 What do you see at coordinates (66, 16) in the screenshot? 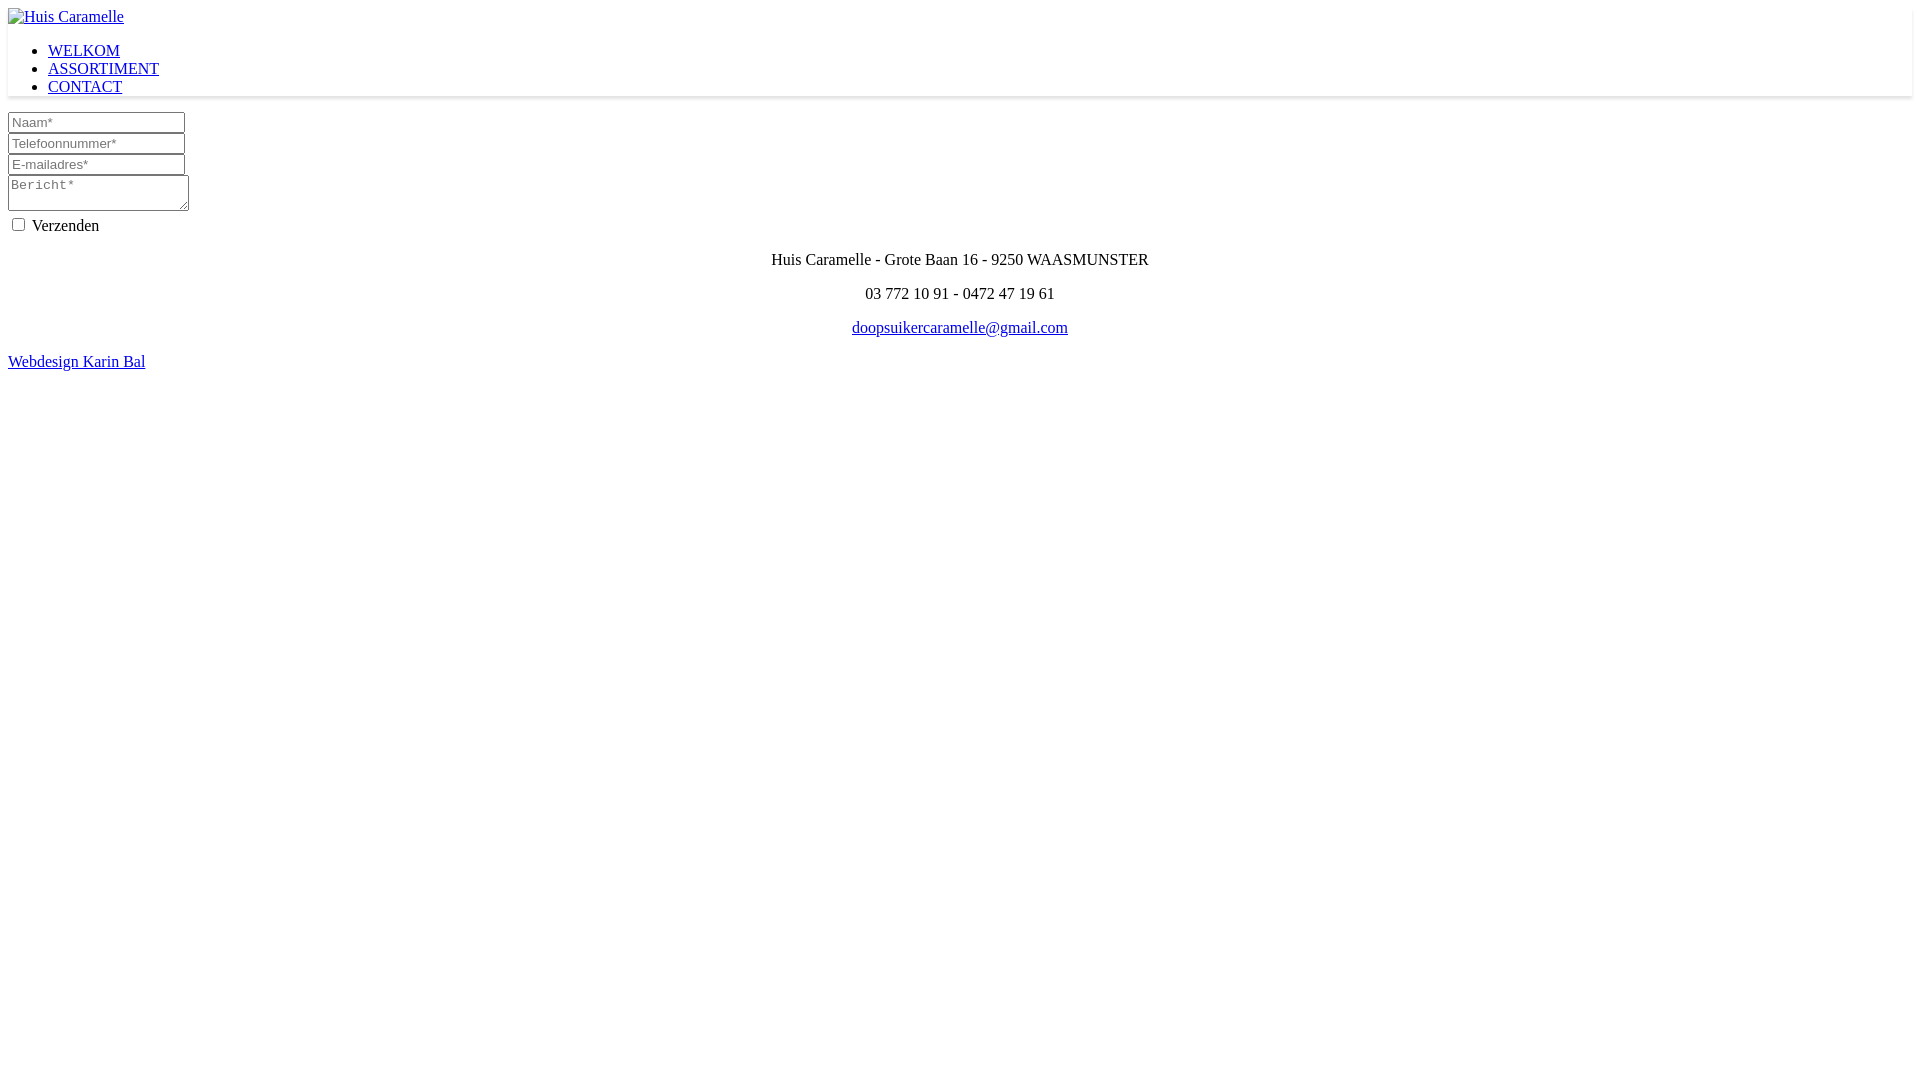
I see `'Huis Caramelle'` at bounding box center [66, 16].